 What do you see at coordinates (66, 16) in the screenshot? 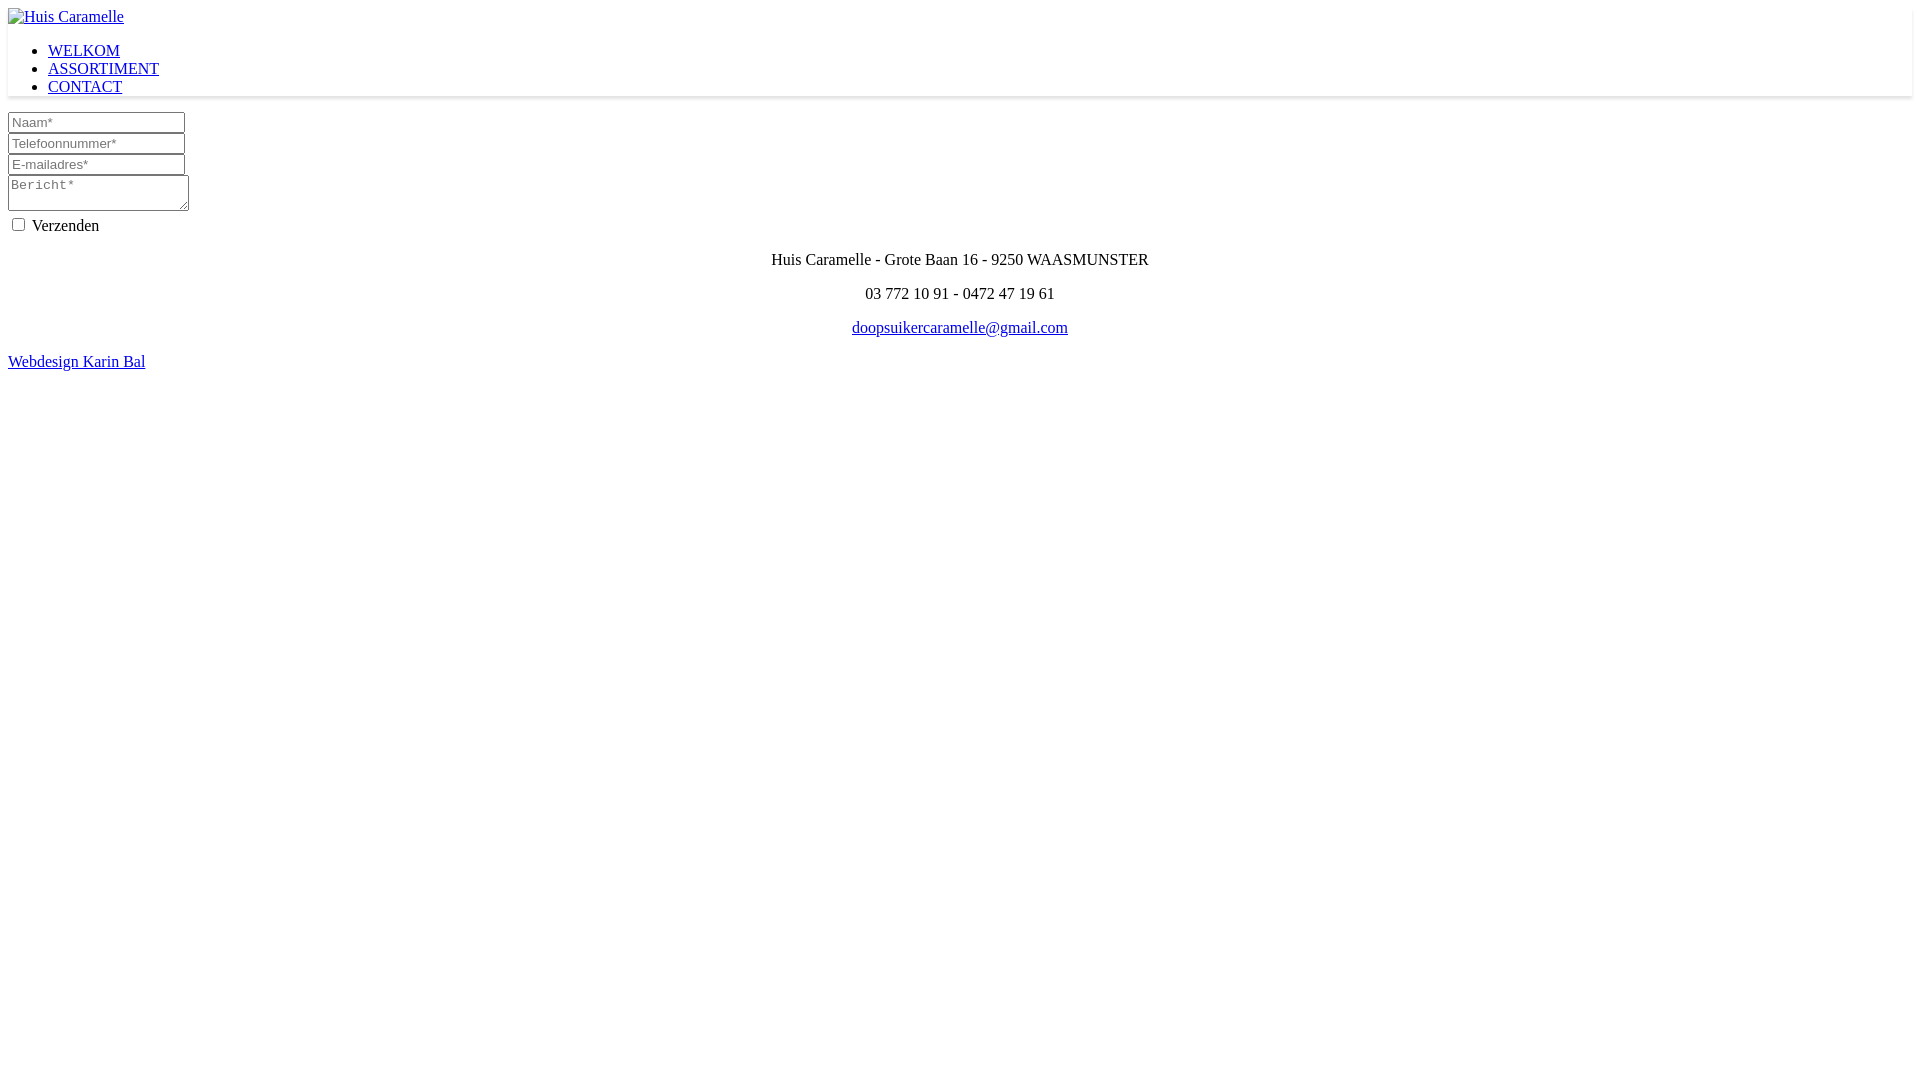
I see `'Huis Caramelle'` at bounding box center [66, 16].